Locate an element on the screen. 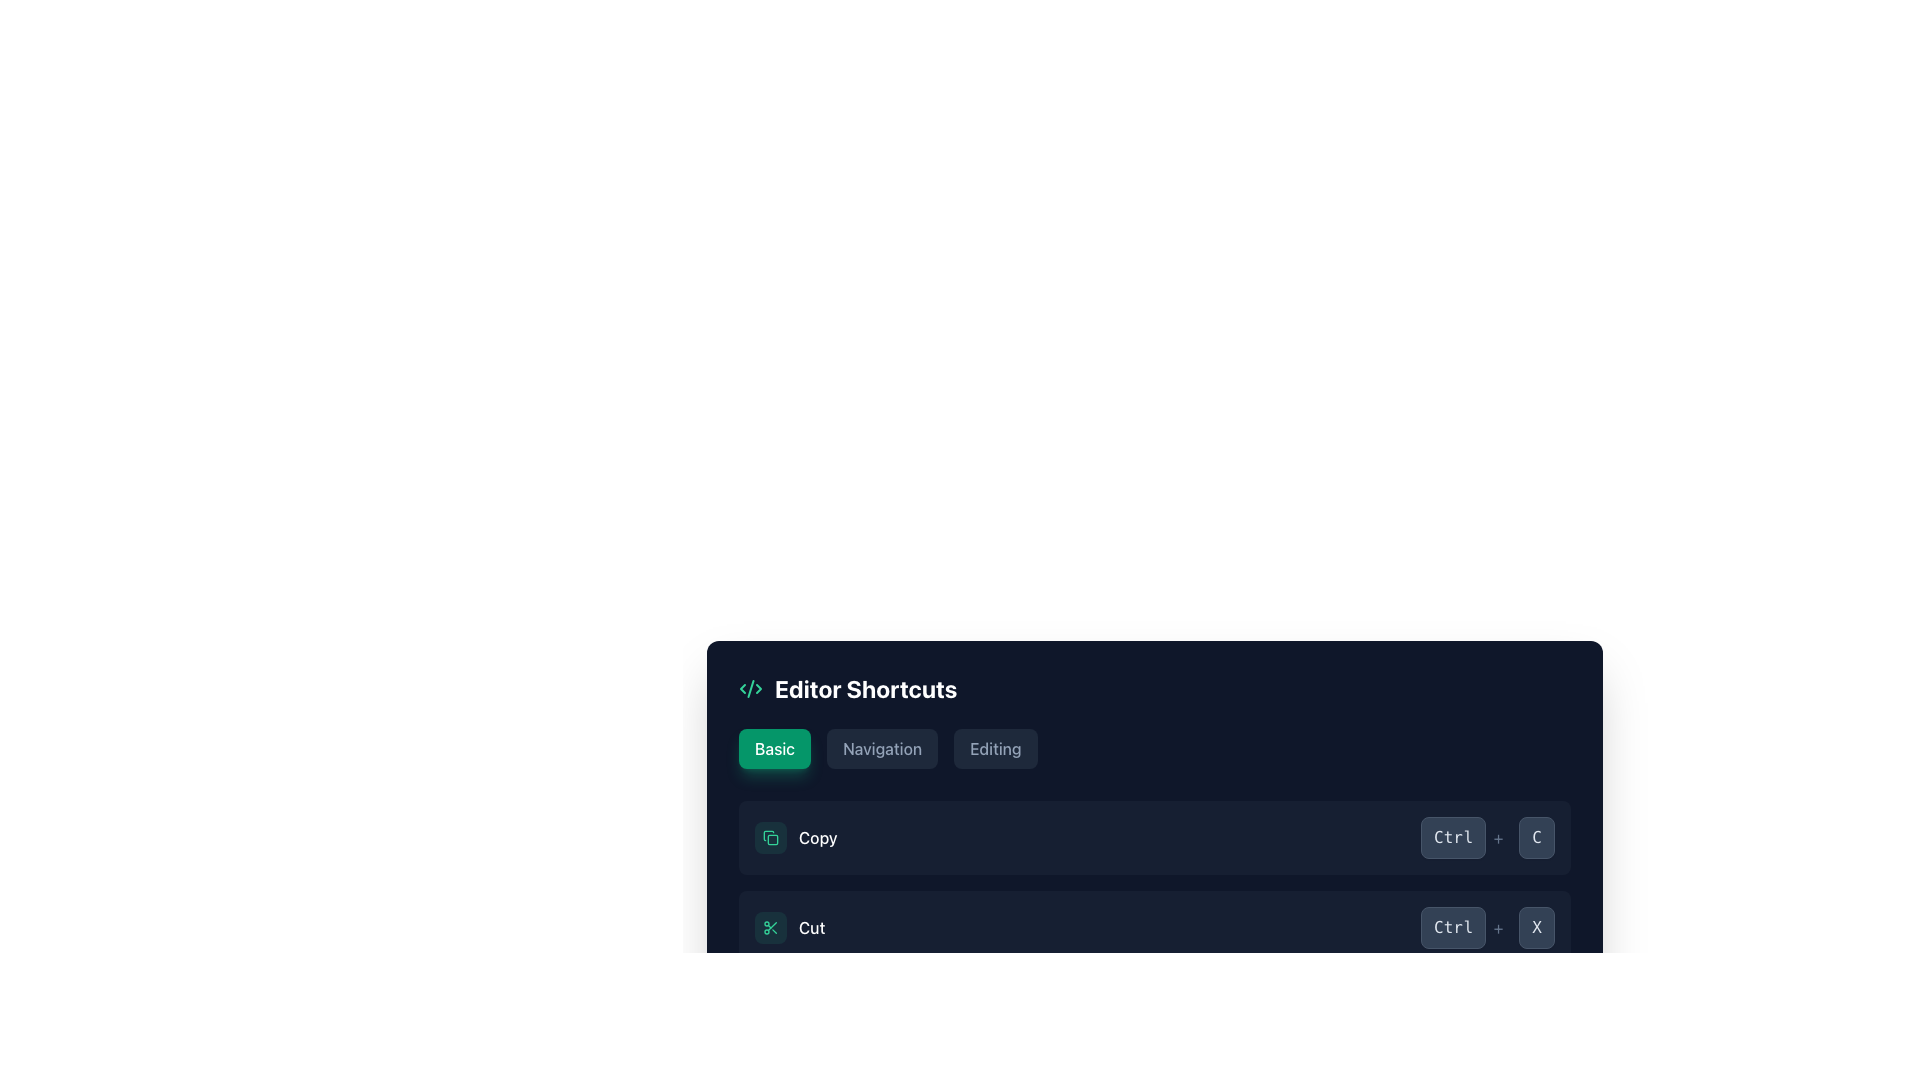 The image size is (1920, 1080). the 'Copy' icon button, which is a small square button with a light green border and faint green background located in the 'Editor Shortcuts' section is located at coordinates (770, 837).